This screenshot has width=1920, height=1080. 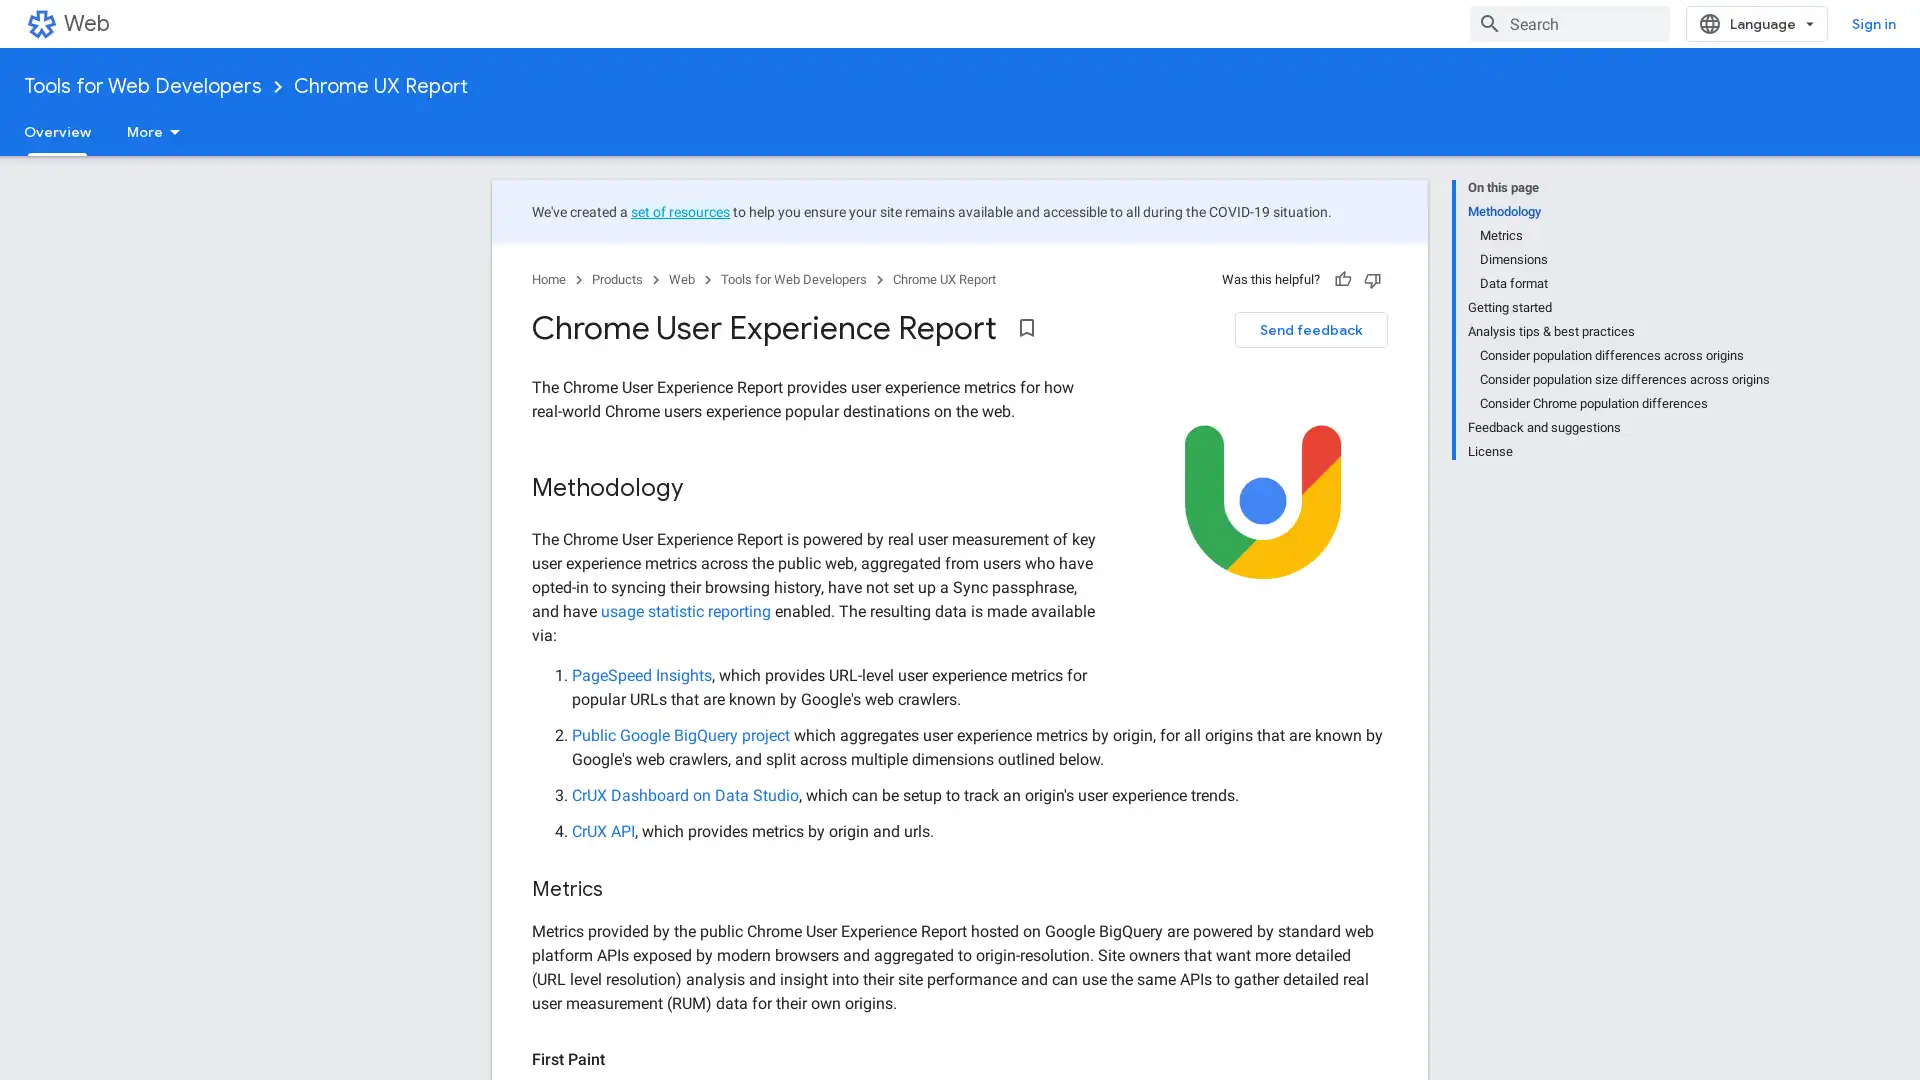 What do you see at coordinates (622, 889) in the screenshot?
I see `Copy link to this section: Metrics` at bounding box center [622, 889].